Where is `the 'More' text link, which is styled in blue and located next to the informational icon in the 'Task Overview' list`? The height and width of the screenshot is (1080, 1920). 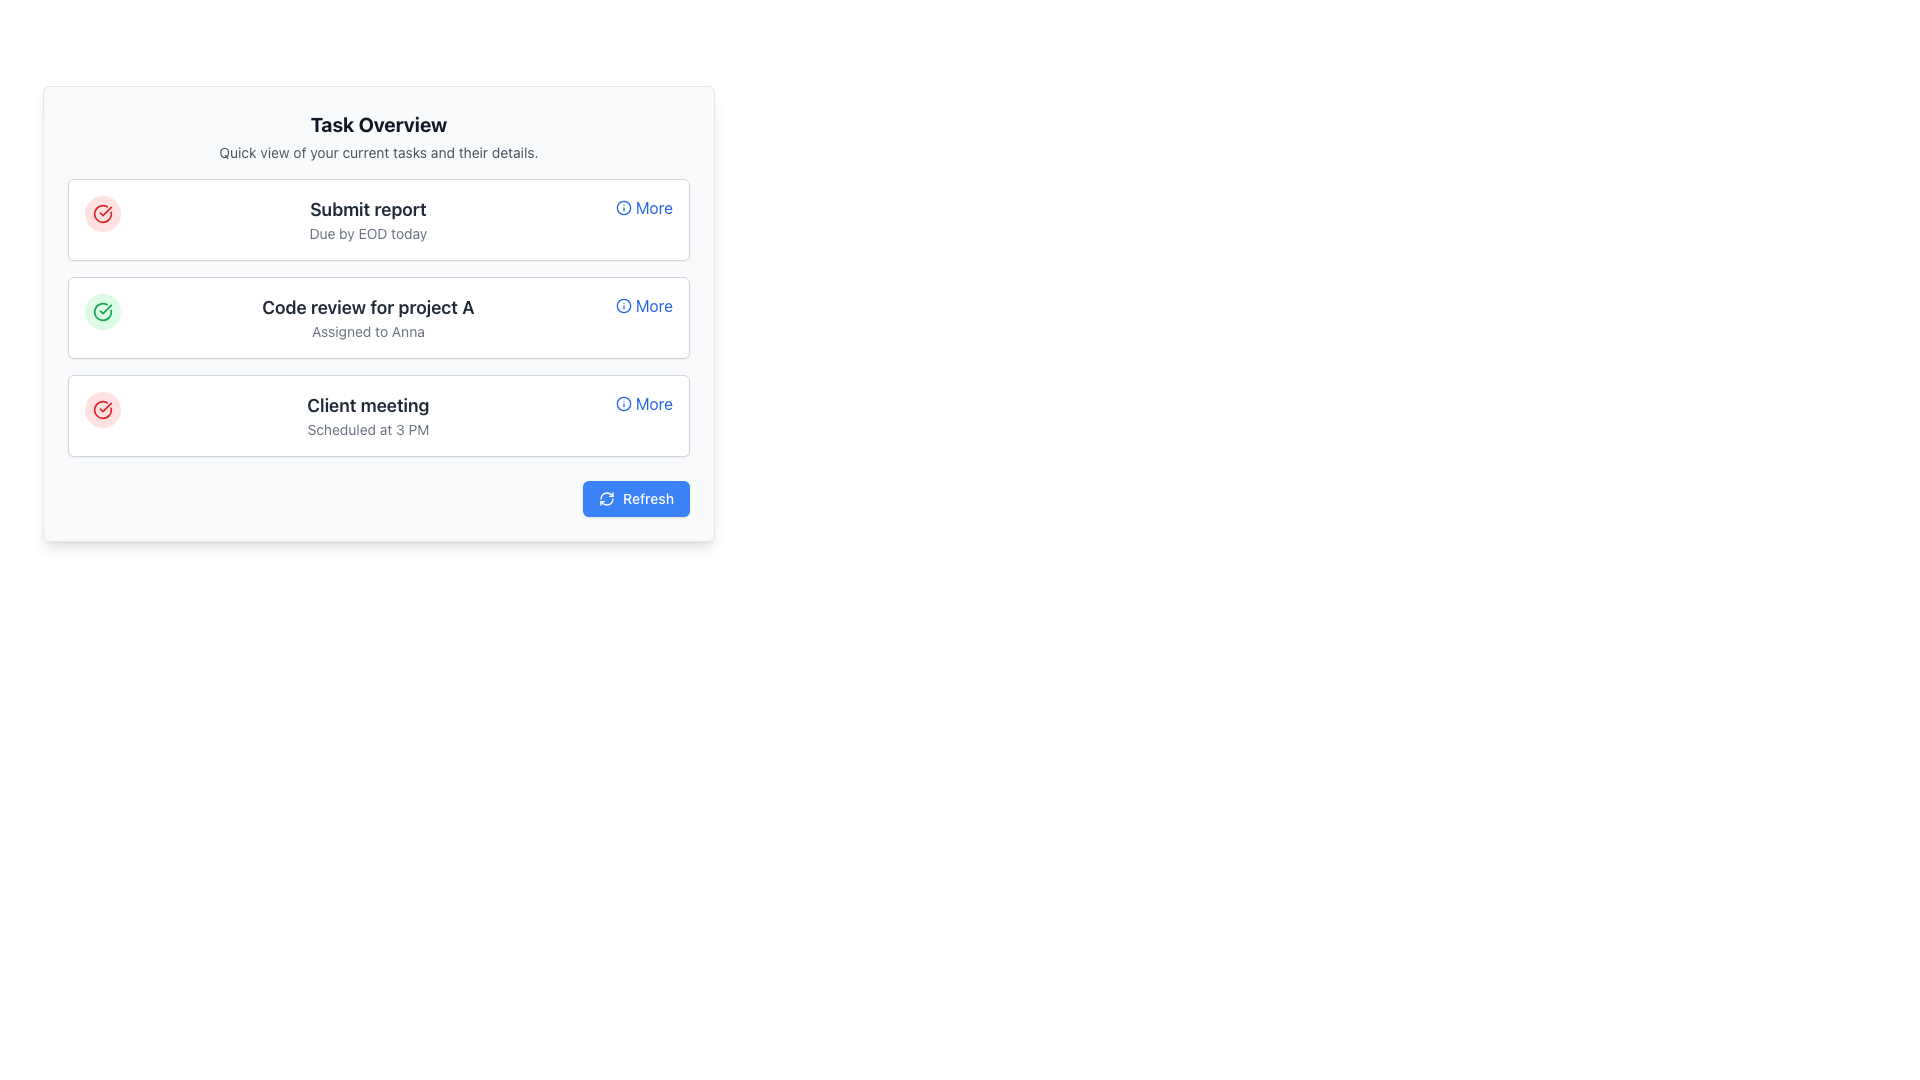 the 'More' text link, which is styled in blue and located next to the informational icon in the 'Task Overview' list is located at coordinates (654, 208).